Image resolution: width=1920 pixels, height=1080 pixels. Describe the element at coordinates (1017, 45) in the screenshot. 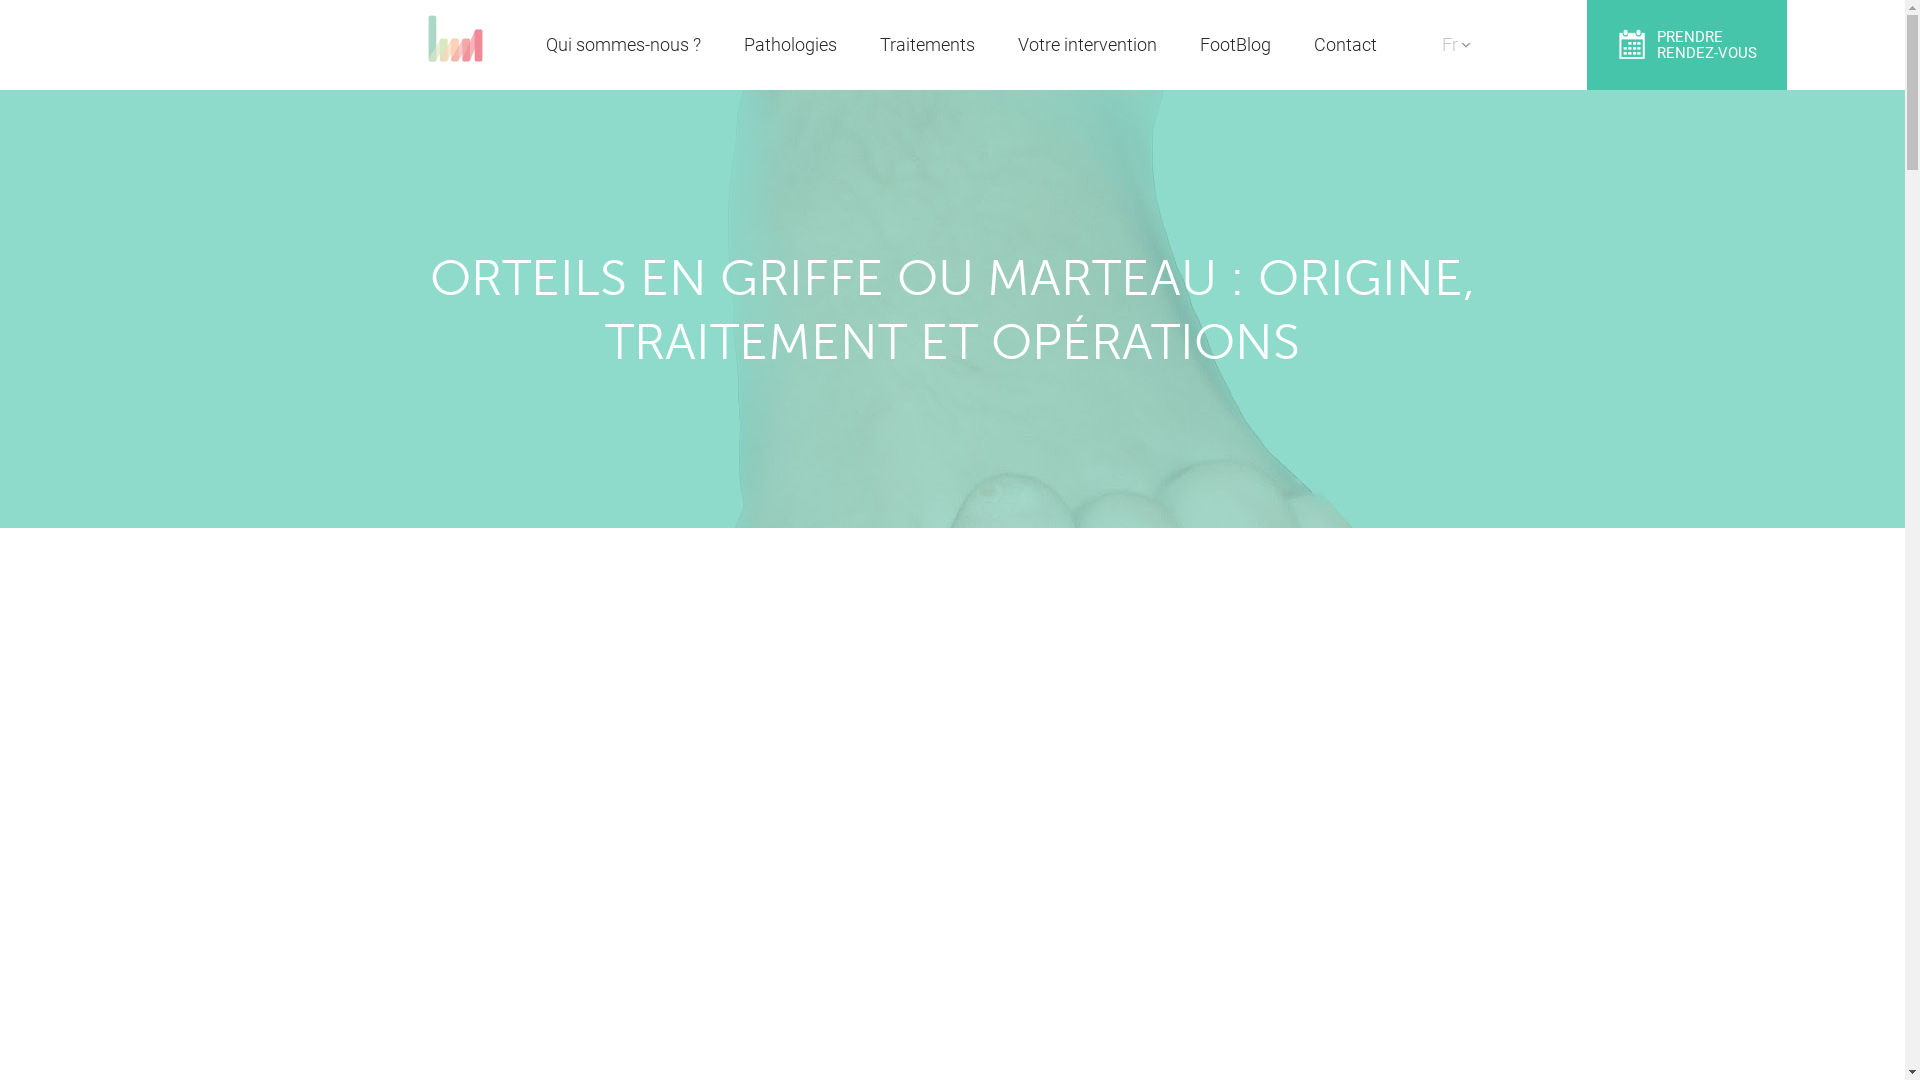

I see `'Votre intervention'` at that location.